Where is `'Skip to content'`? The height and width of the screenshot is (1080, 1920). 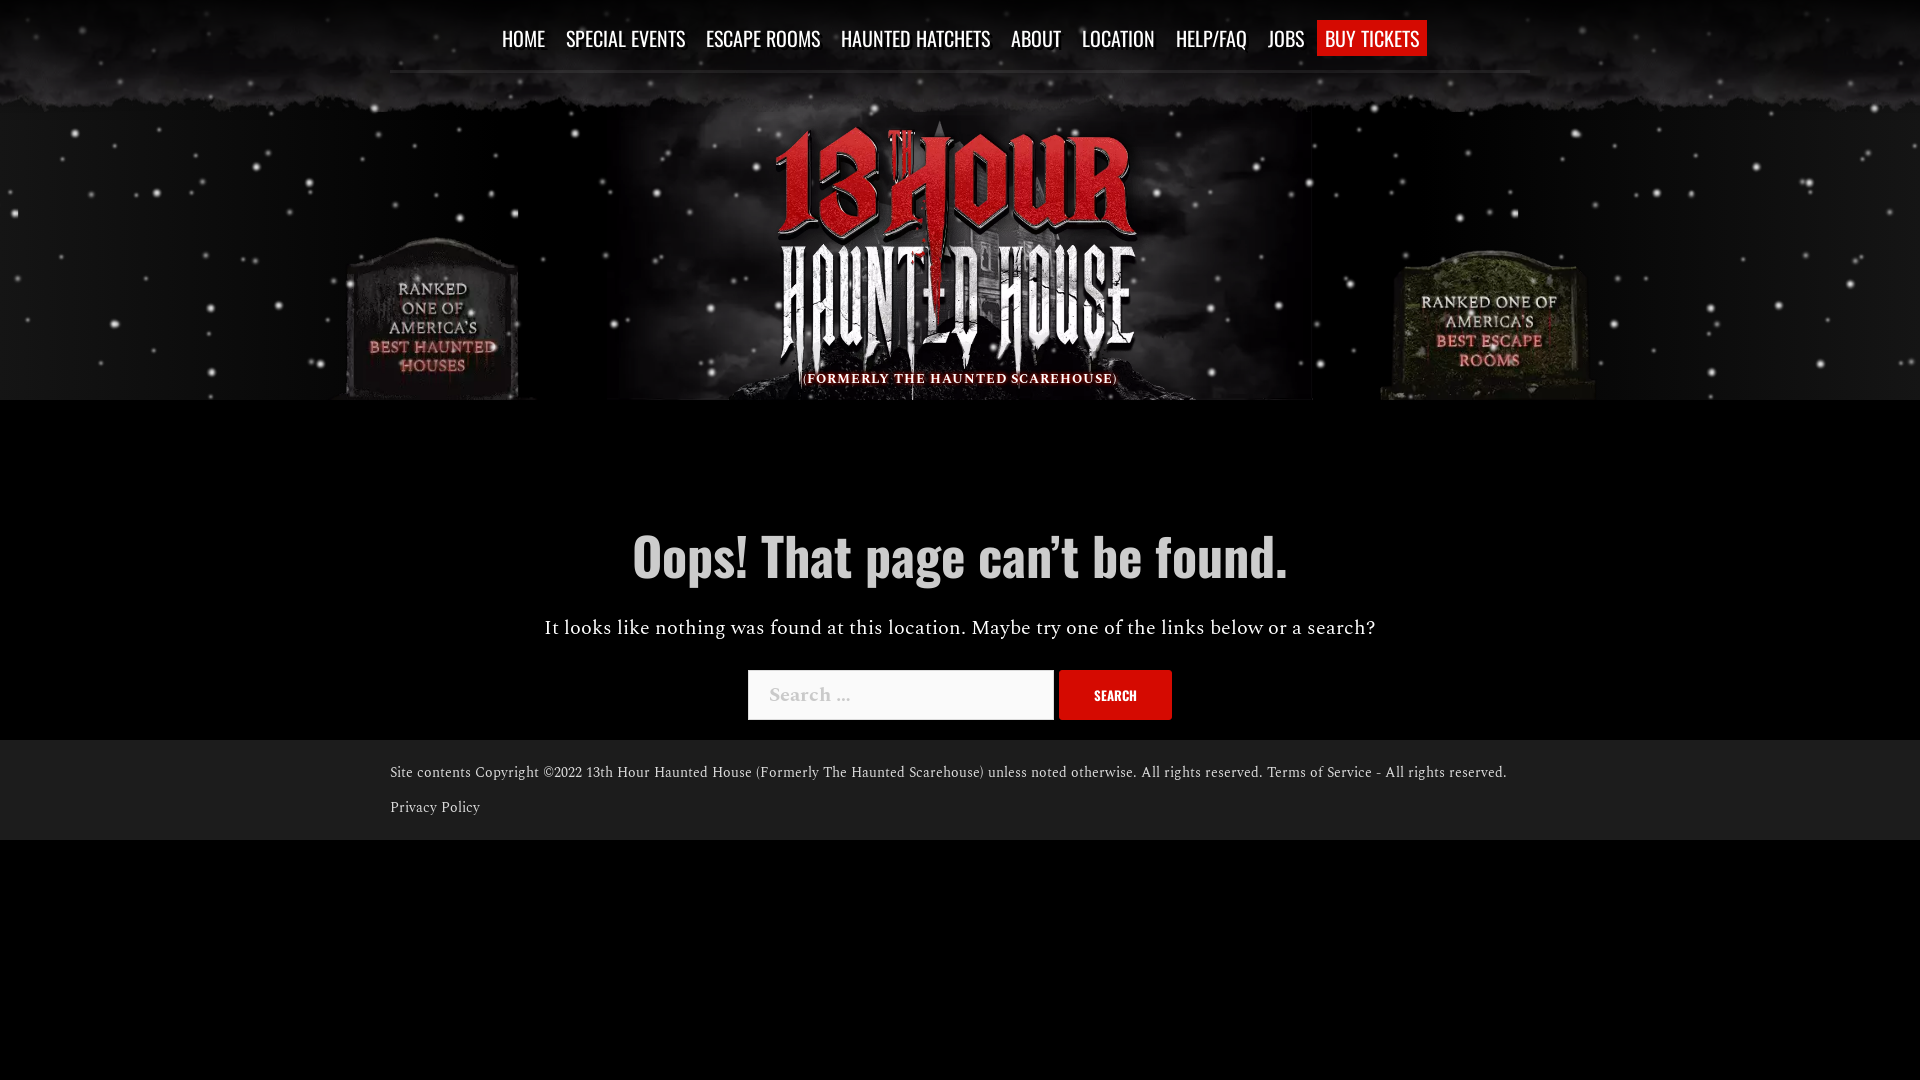 'Skip to content' is located at coordinates (0, 400).